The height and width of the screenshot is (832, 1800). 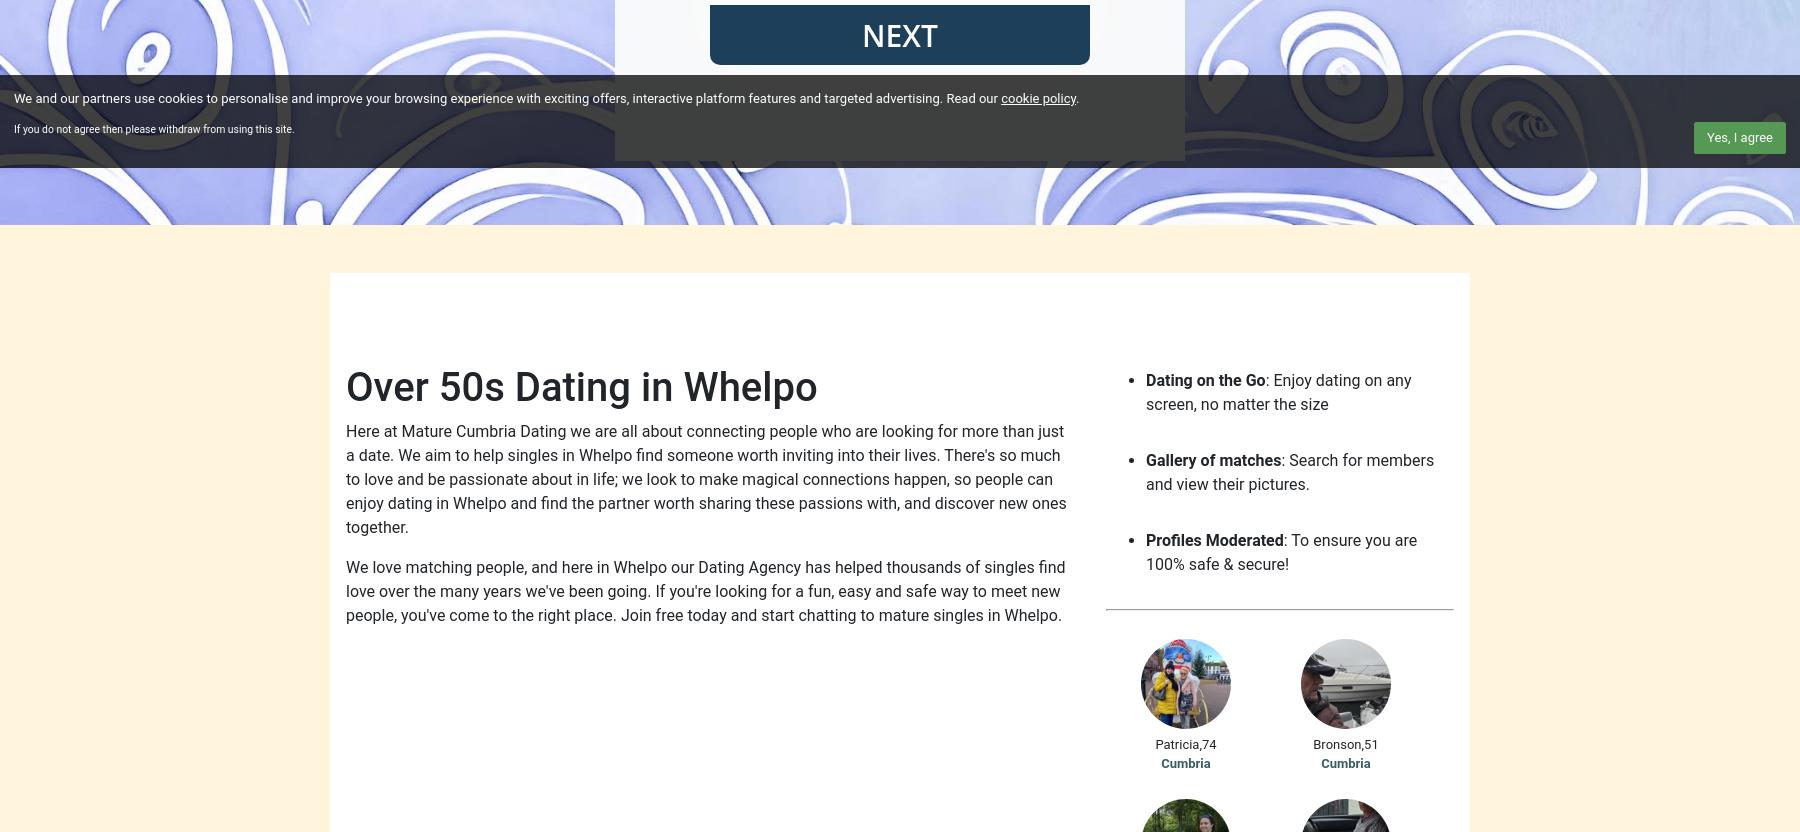 I want to click on 'Gallery of matches', so click(x=1212, y=460).